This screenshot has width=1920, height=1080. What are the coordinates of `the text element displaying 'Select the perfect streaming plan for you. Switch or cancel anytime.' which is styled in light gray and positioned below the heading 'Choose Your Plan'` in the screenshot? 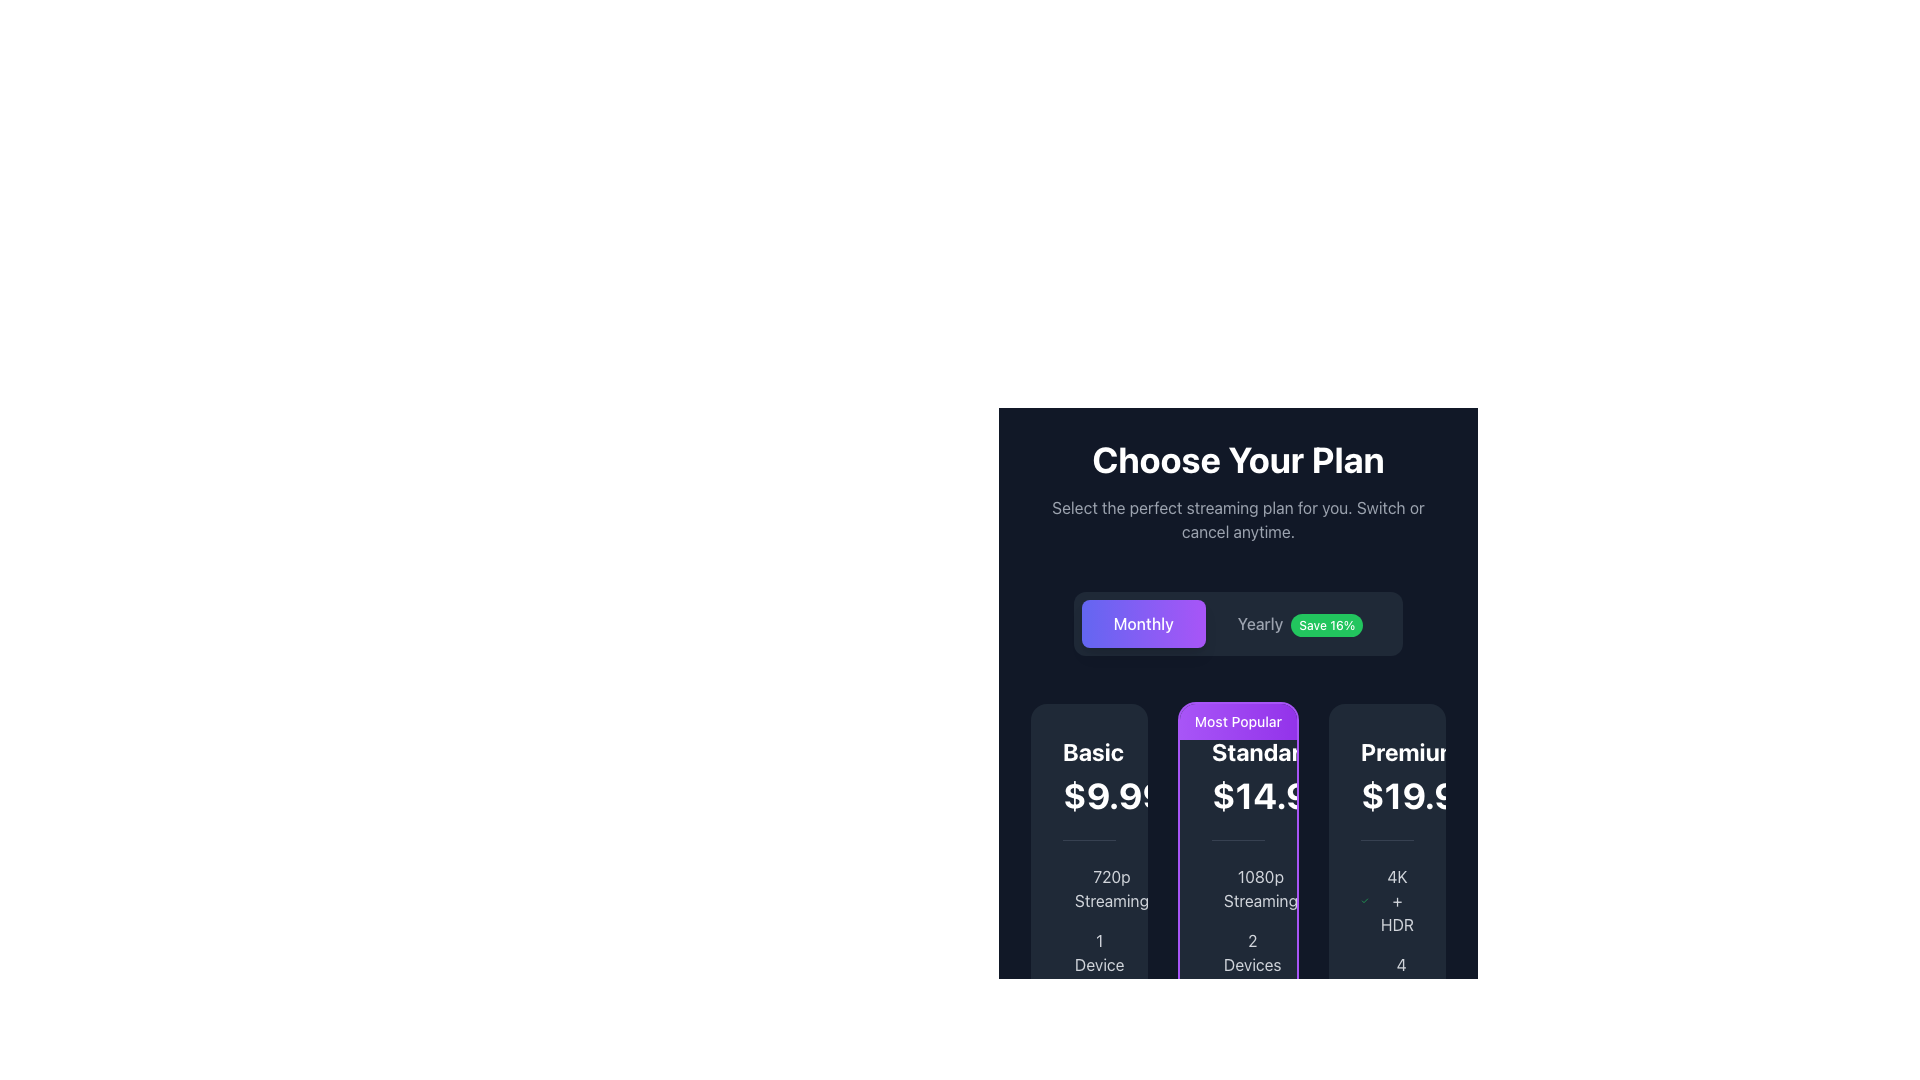 It's located at (1237, 519).